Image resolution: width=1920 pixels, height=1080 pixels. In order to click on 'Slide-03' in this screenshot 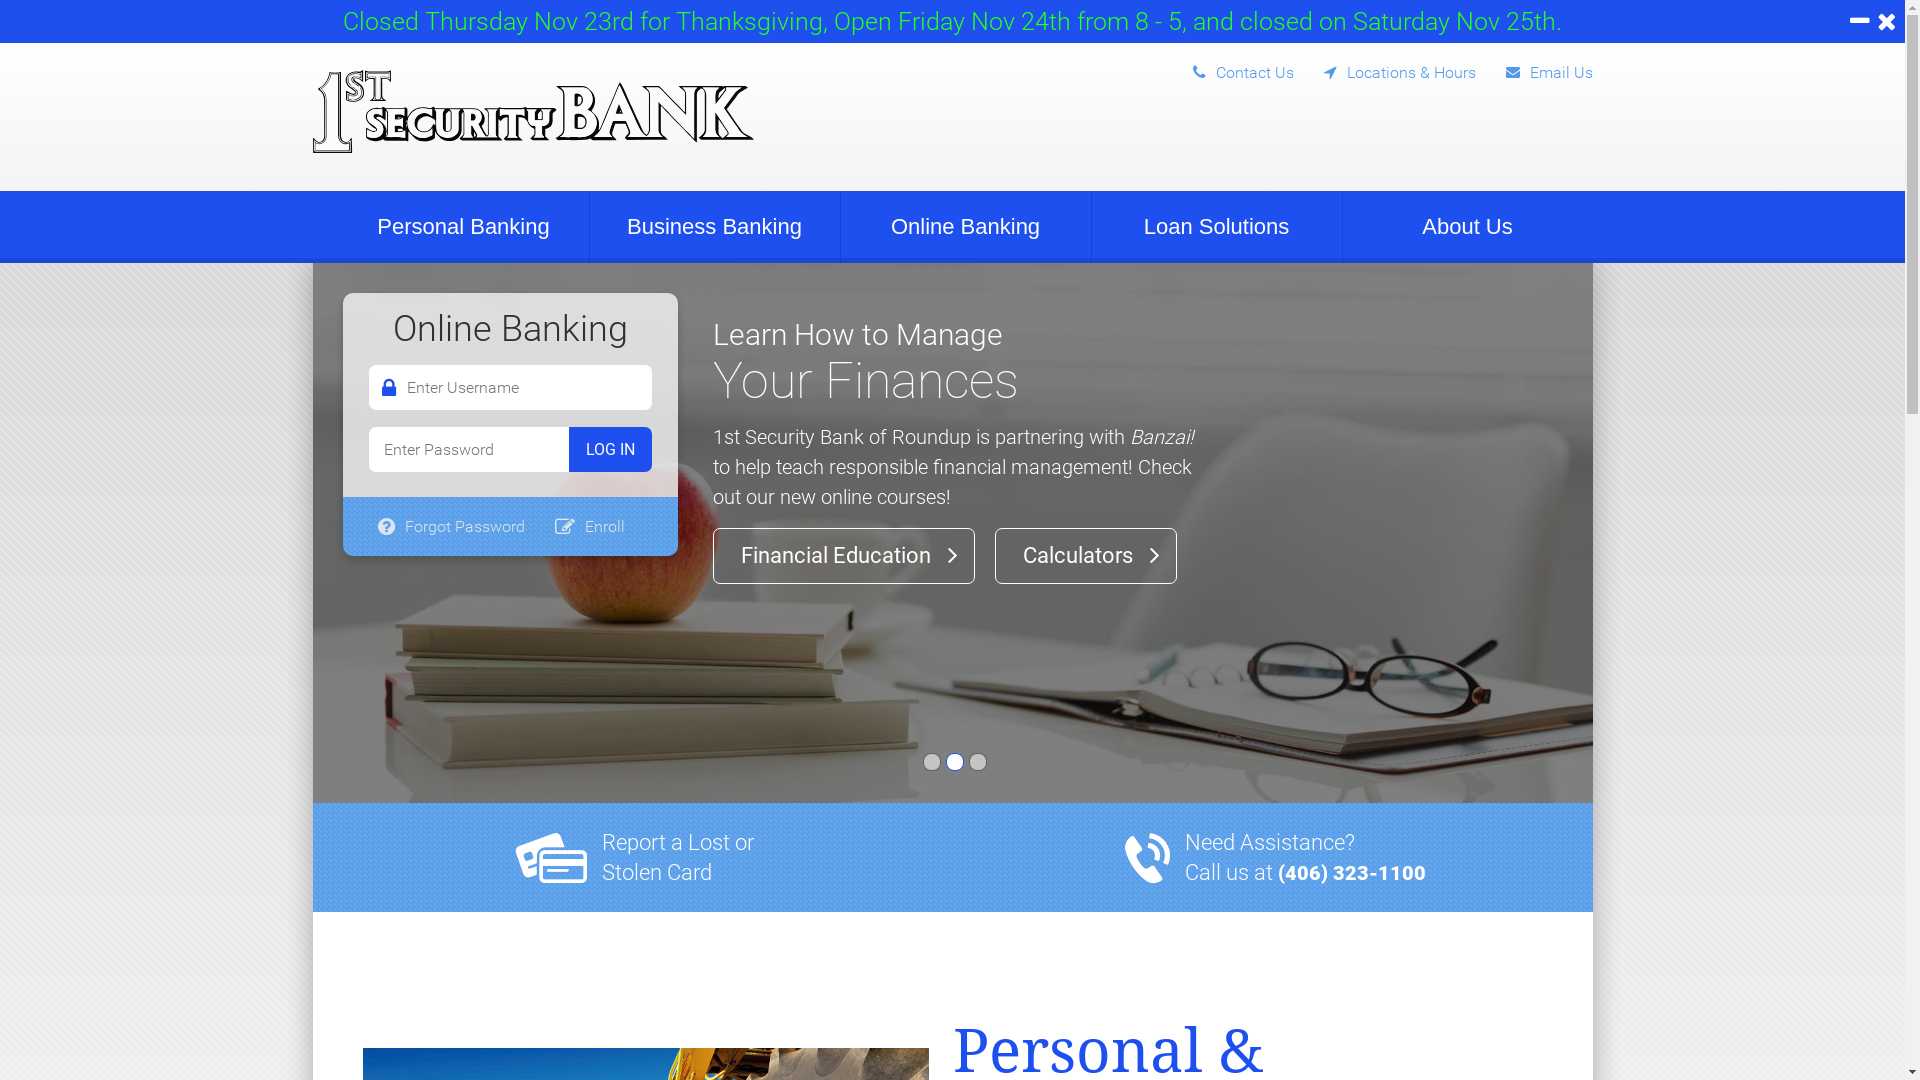, I will do `click(968, 762)`.